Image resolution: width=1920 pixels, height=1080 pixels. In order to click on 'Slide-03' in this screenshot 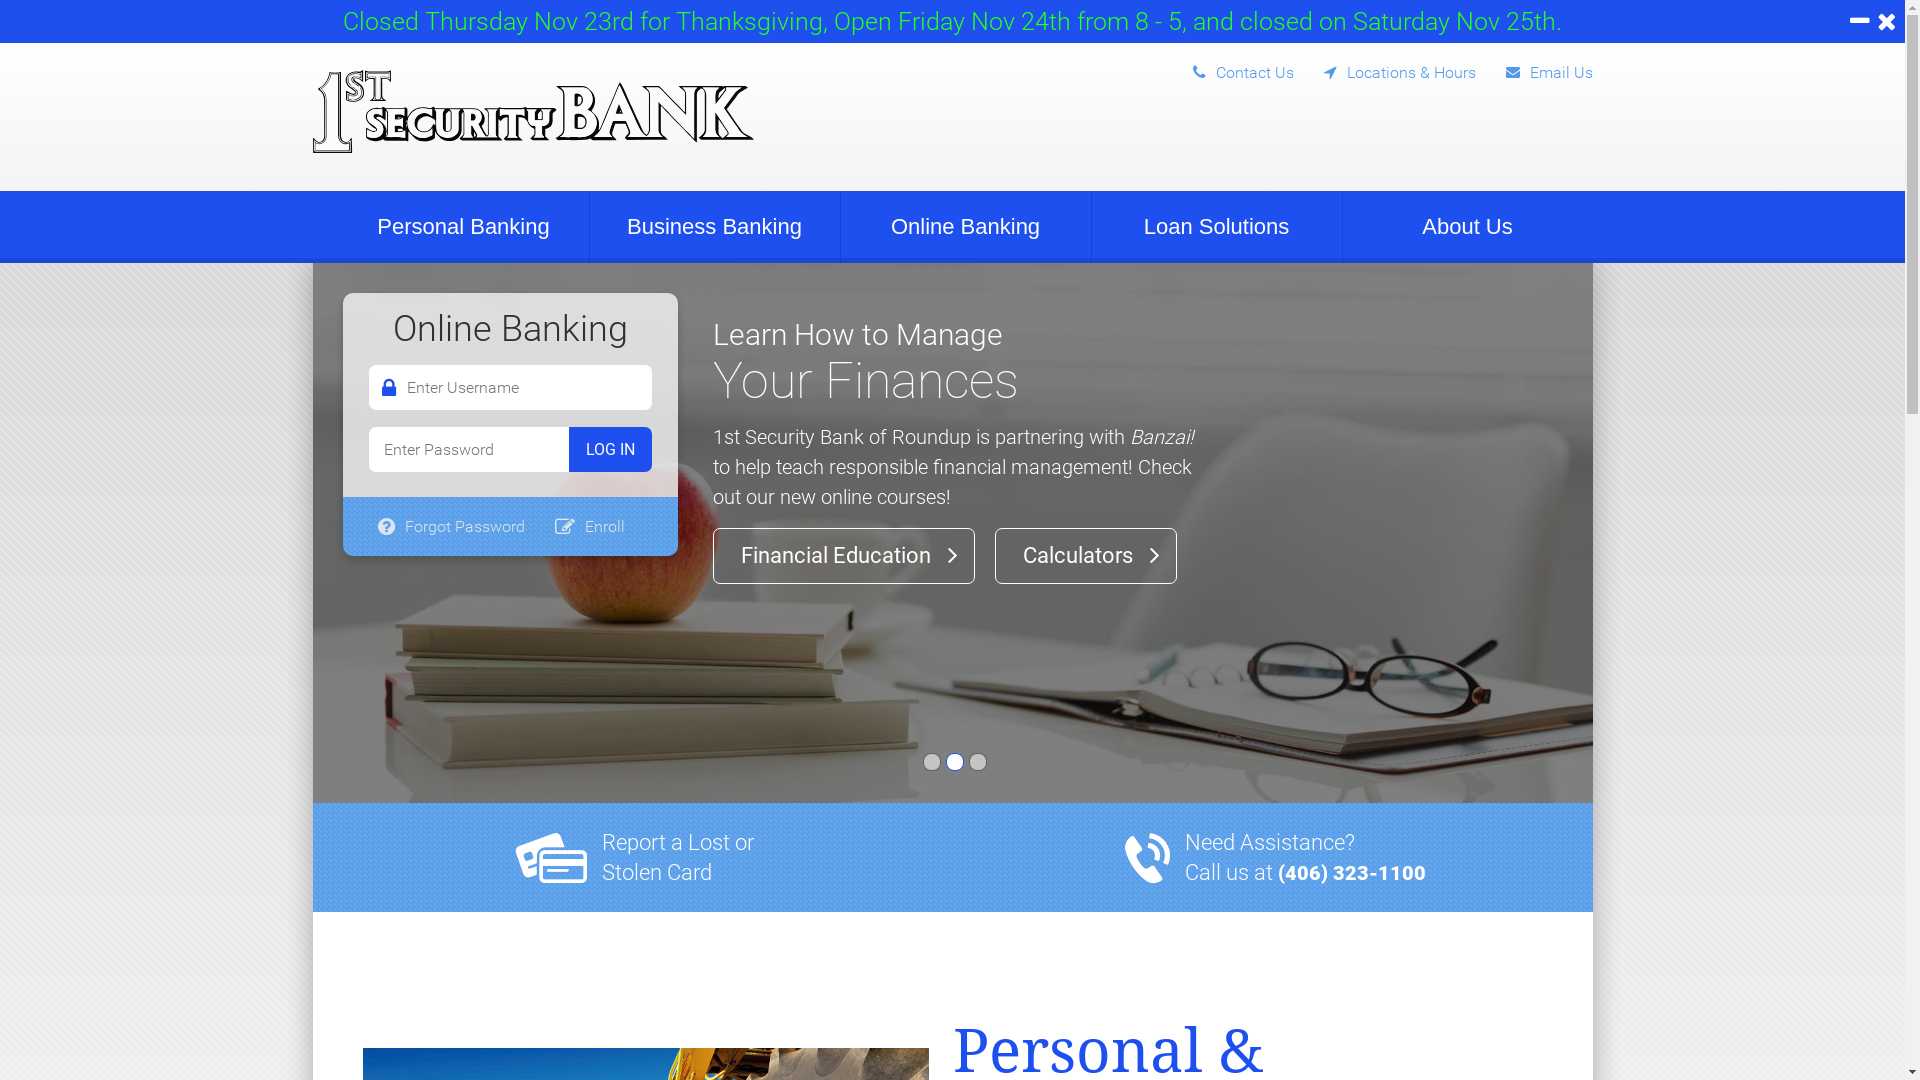, I will do `click(968, 762)`.